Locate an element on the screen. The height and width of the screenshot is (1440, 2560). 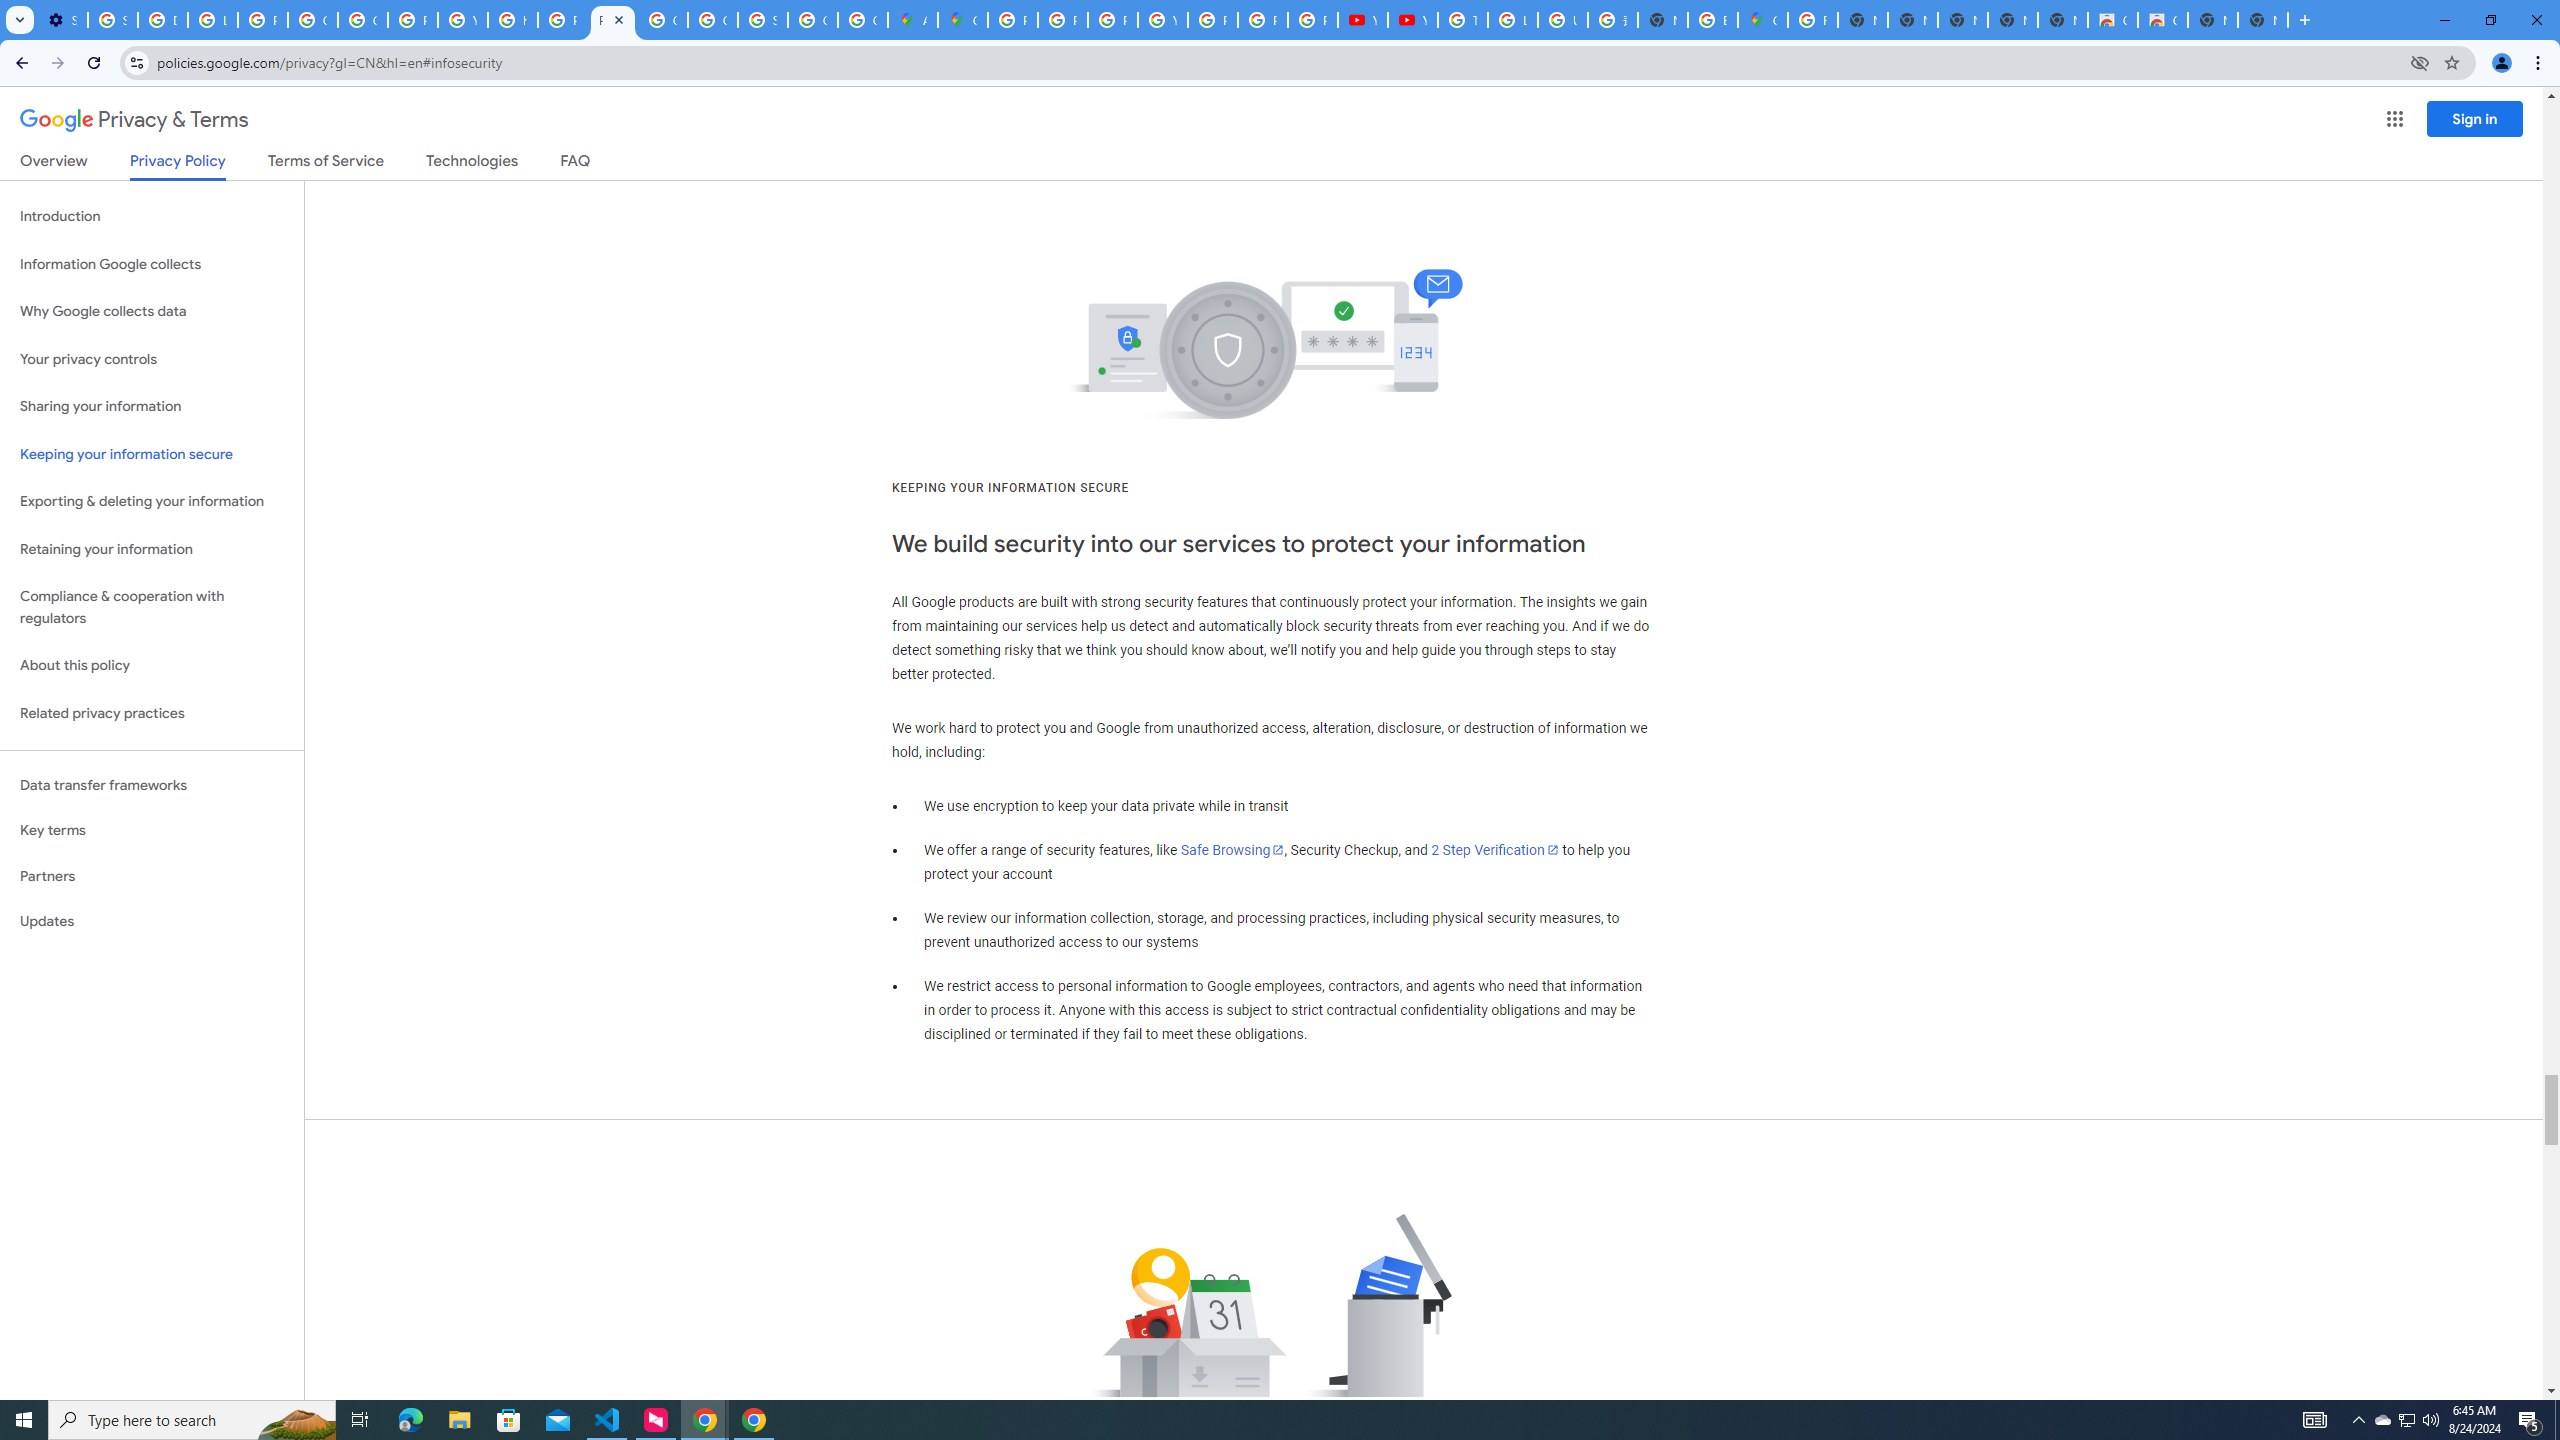
'Information Google collects' is located at coordinates (151, 264).